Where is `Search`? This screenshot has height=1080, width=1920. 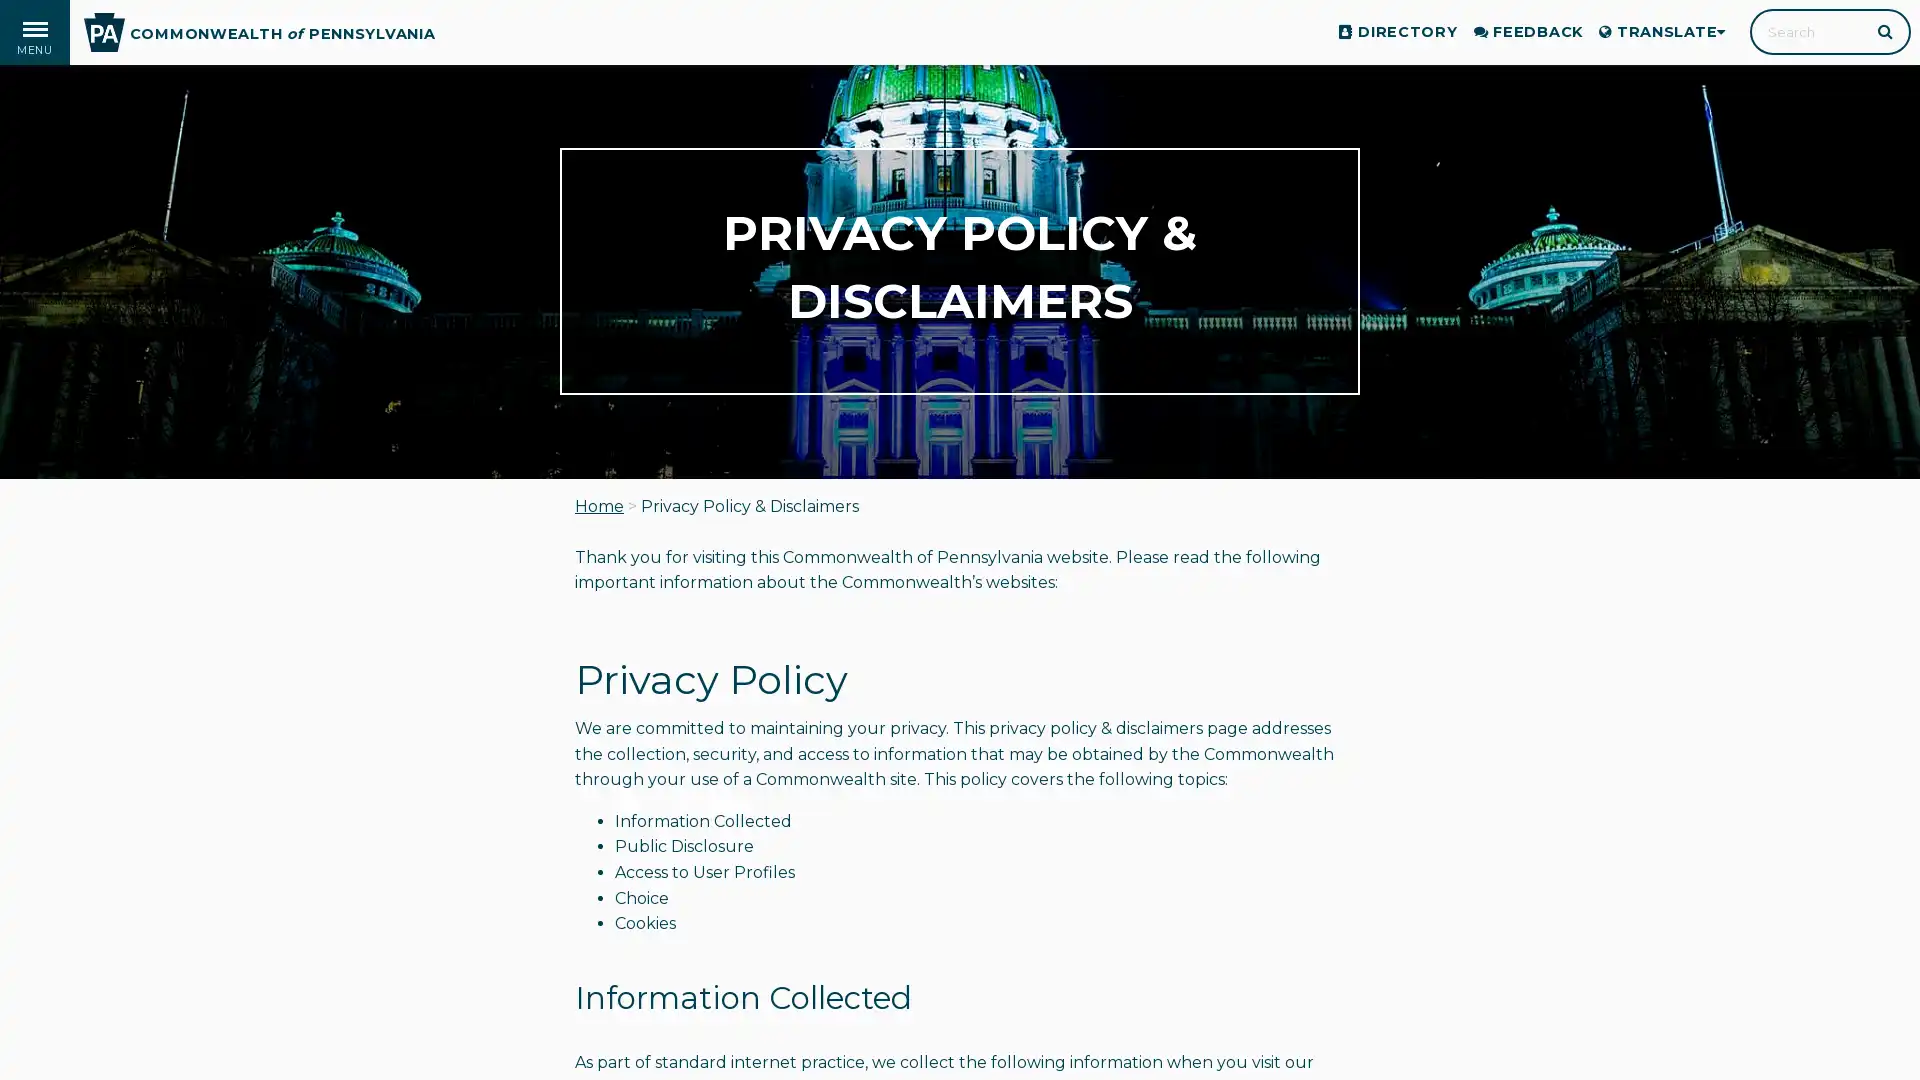 Search is located at coordinates (1886, 30).